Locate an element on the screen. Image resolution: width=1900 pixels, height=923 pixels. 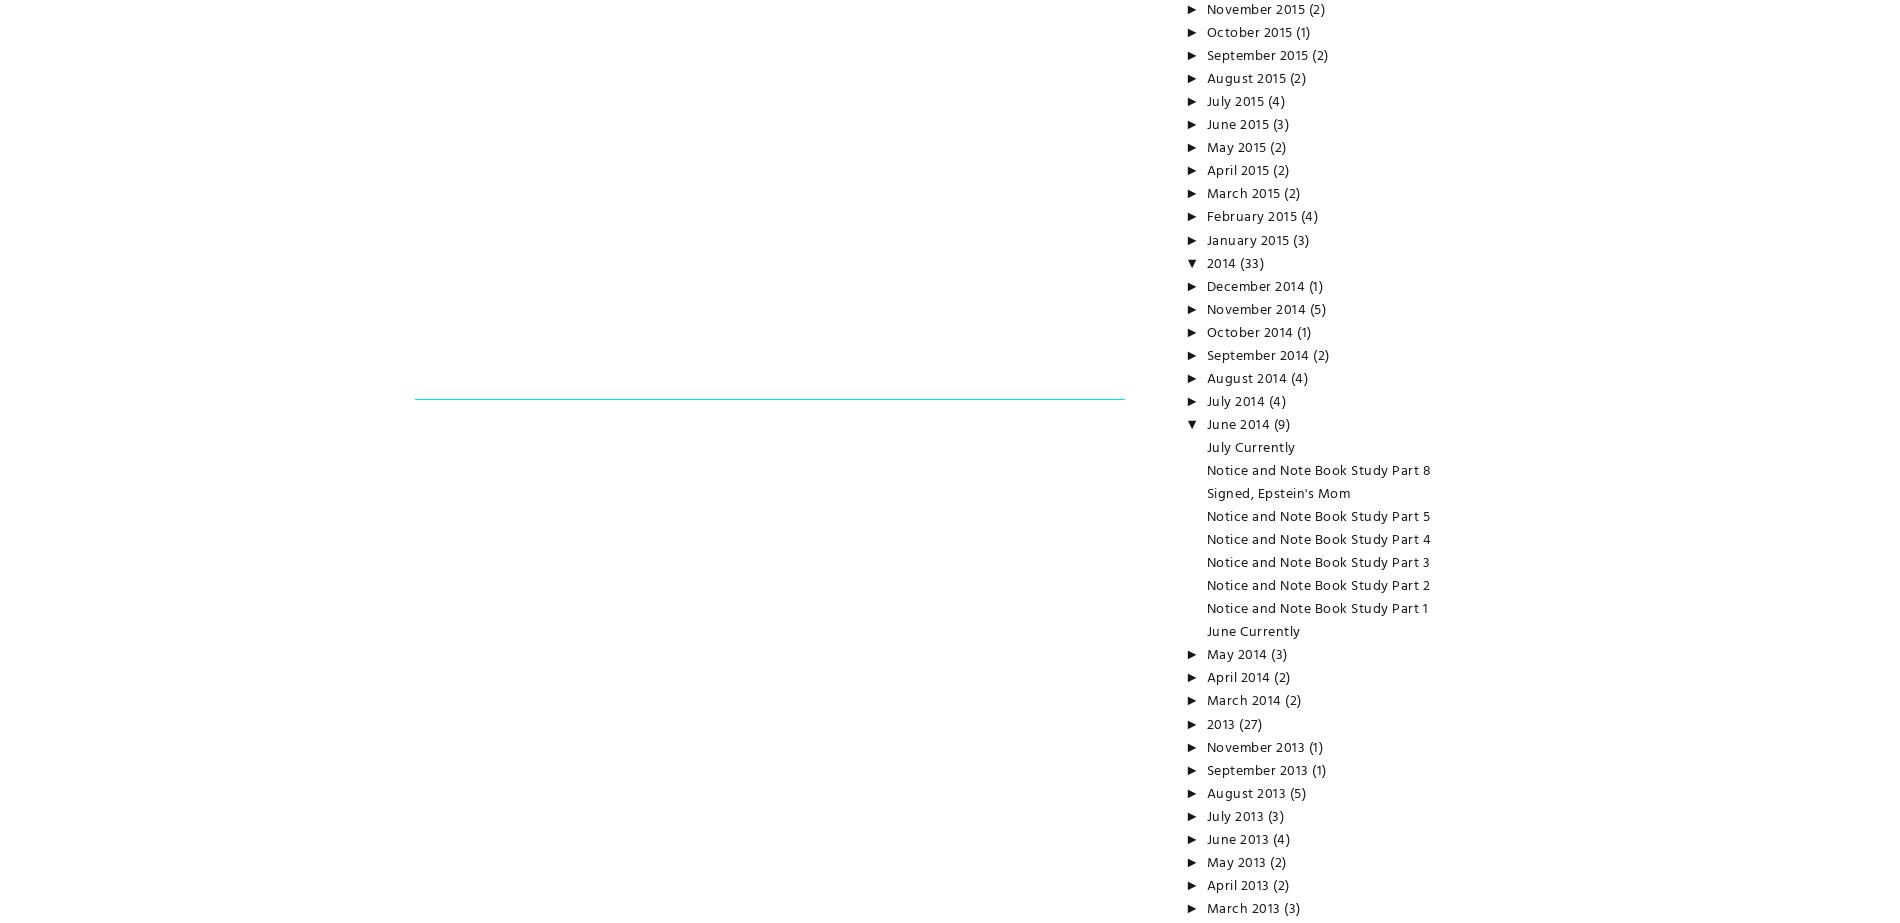
'June 2015' is located at coordinates (1237, 125).